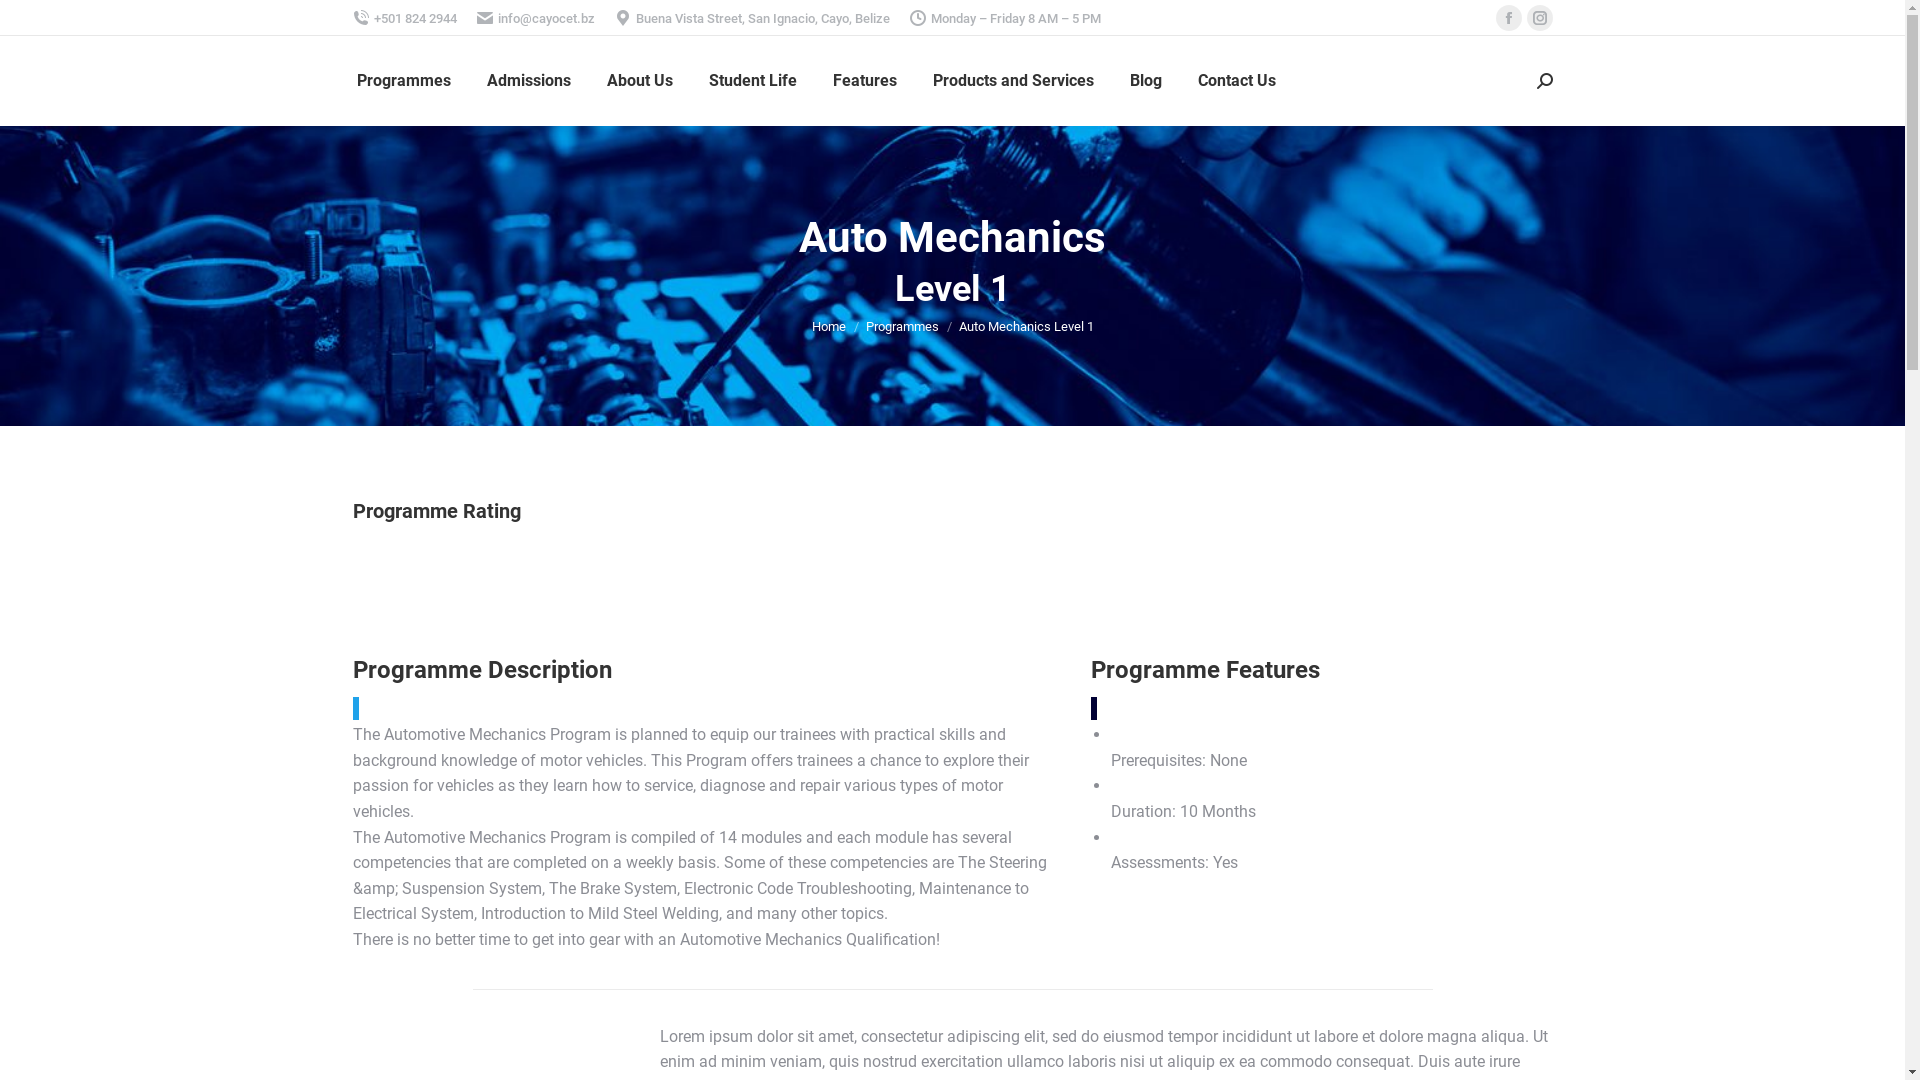 The height and width of the screenshot is (1080, 1920). I want to click on 'Contact Us', so click(1236, 80).